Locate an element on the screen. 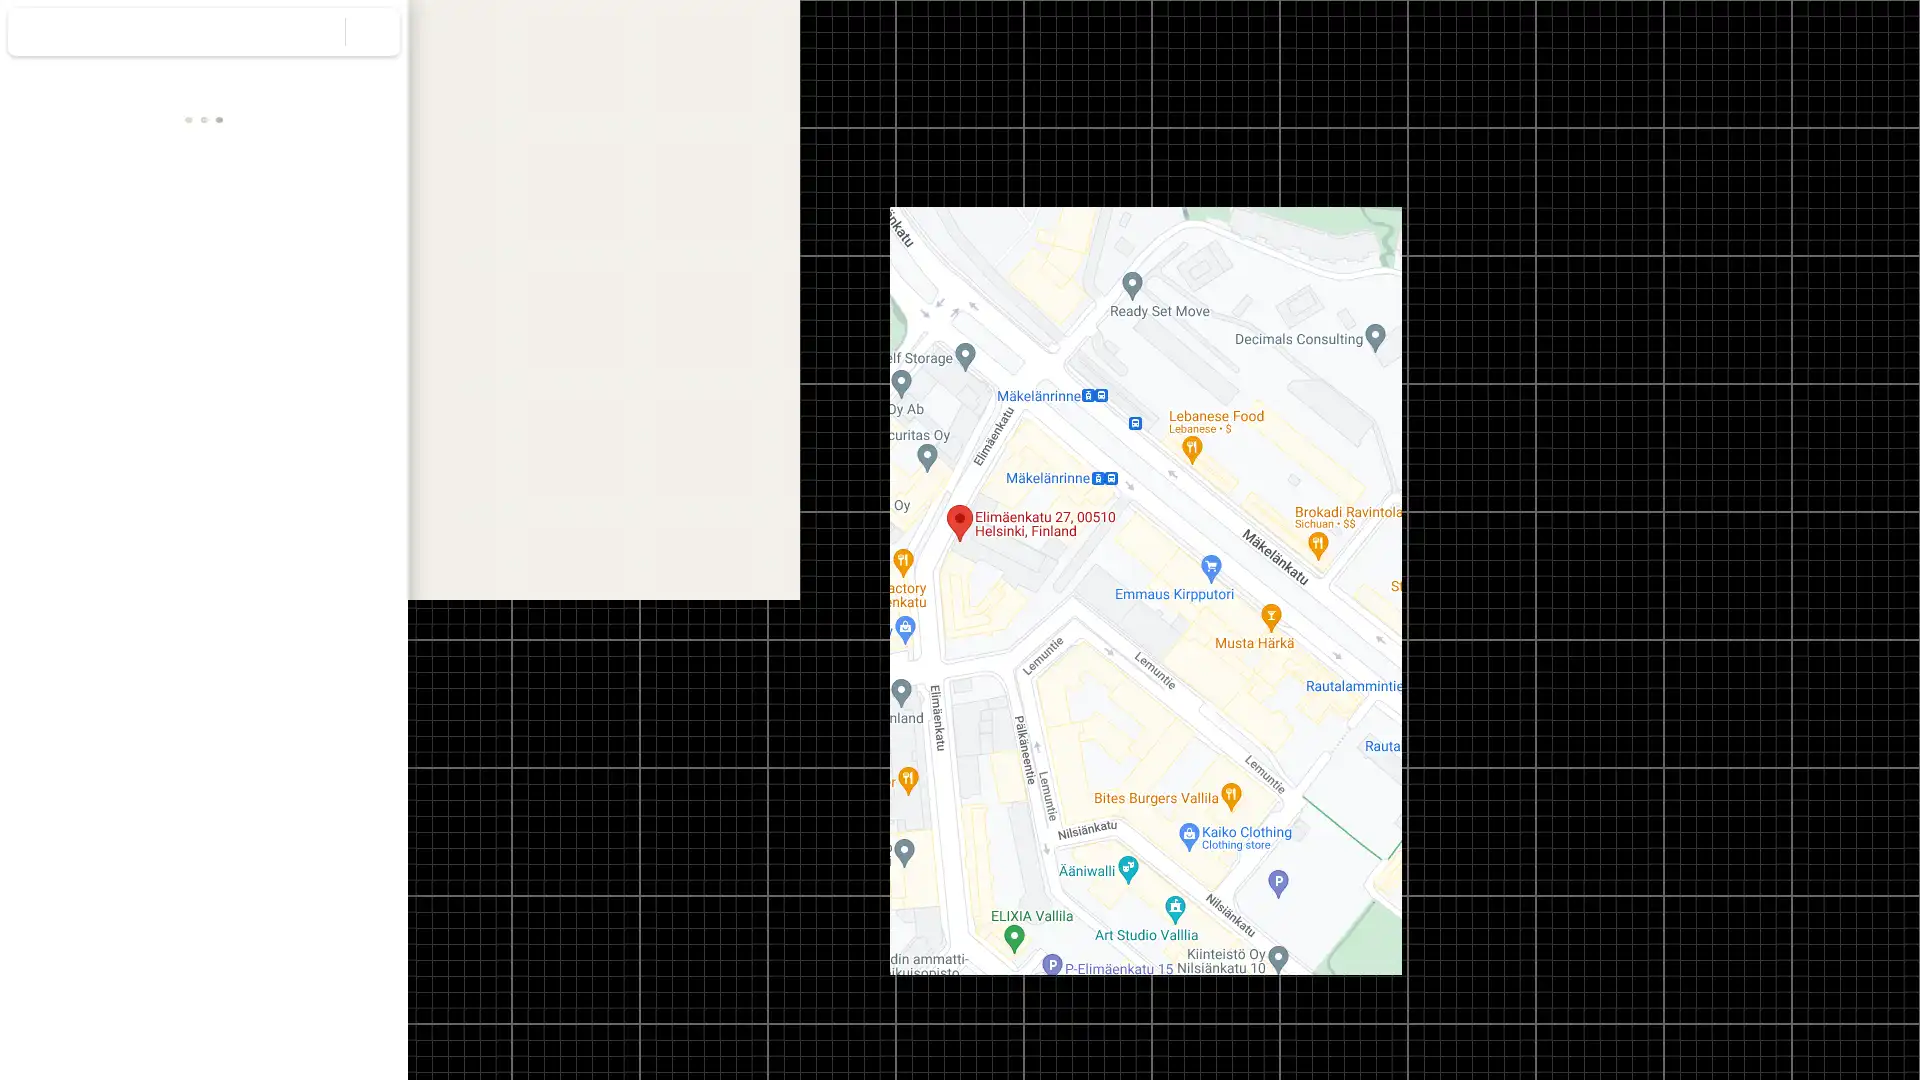  Street View is located at coordinates (204, 733).